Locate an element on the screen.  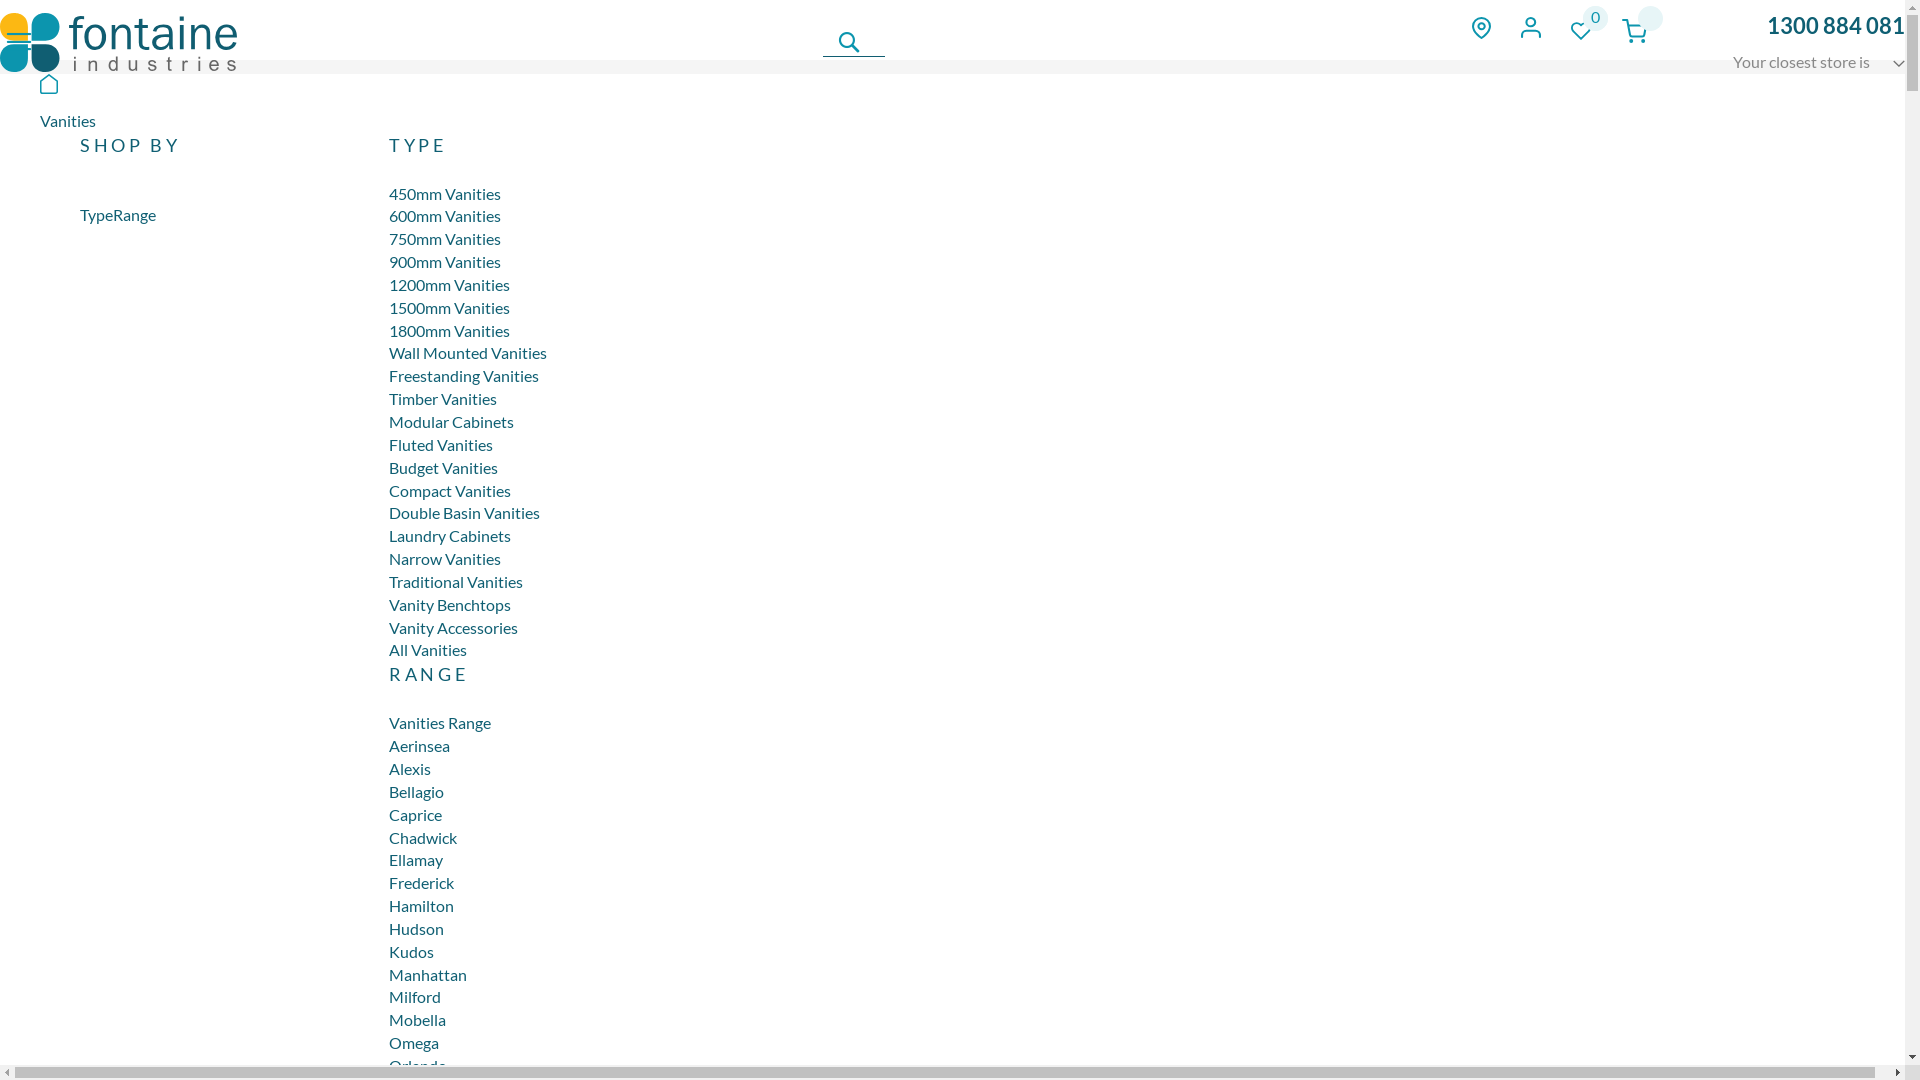
'Vanities' is located at coordinates (67, 120).